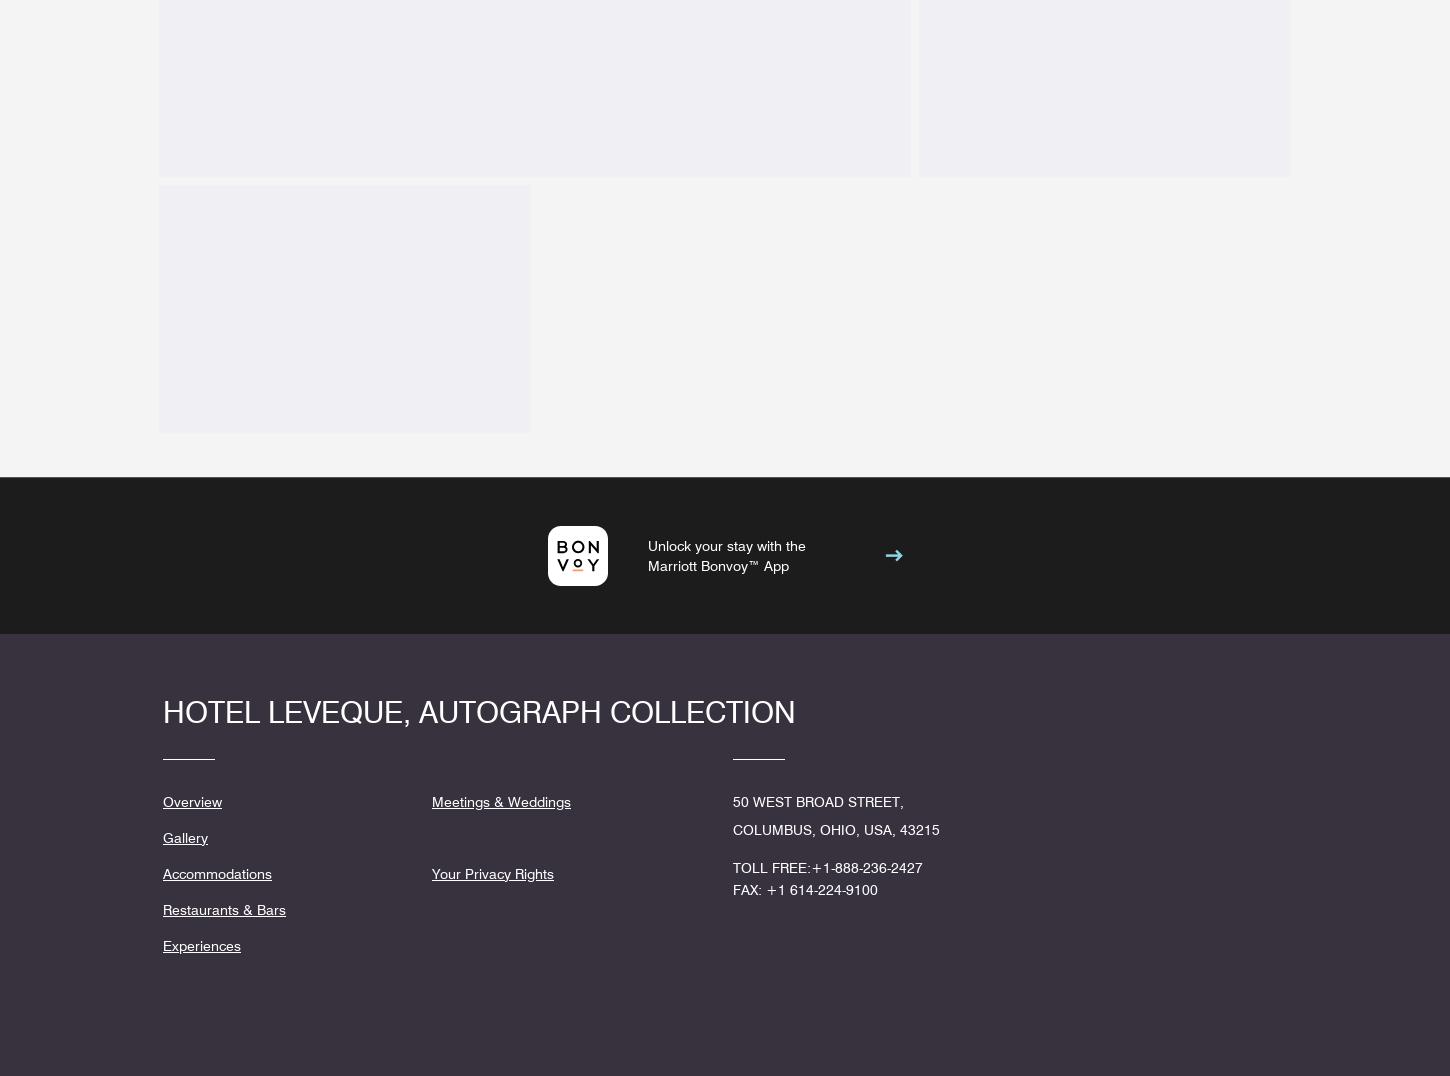 The width and height of the screenshot is (1450, 1076). What do you see at coordinates (478, 711) in the screenshot?
I see `'HOTEL LEVEQUE, AUTOGRAPH COLLECTION'` at bounding box center [478, 711].